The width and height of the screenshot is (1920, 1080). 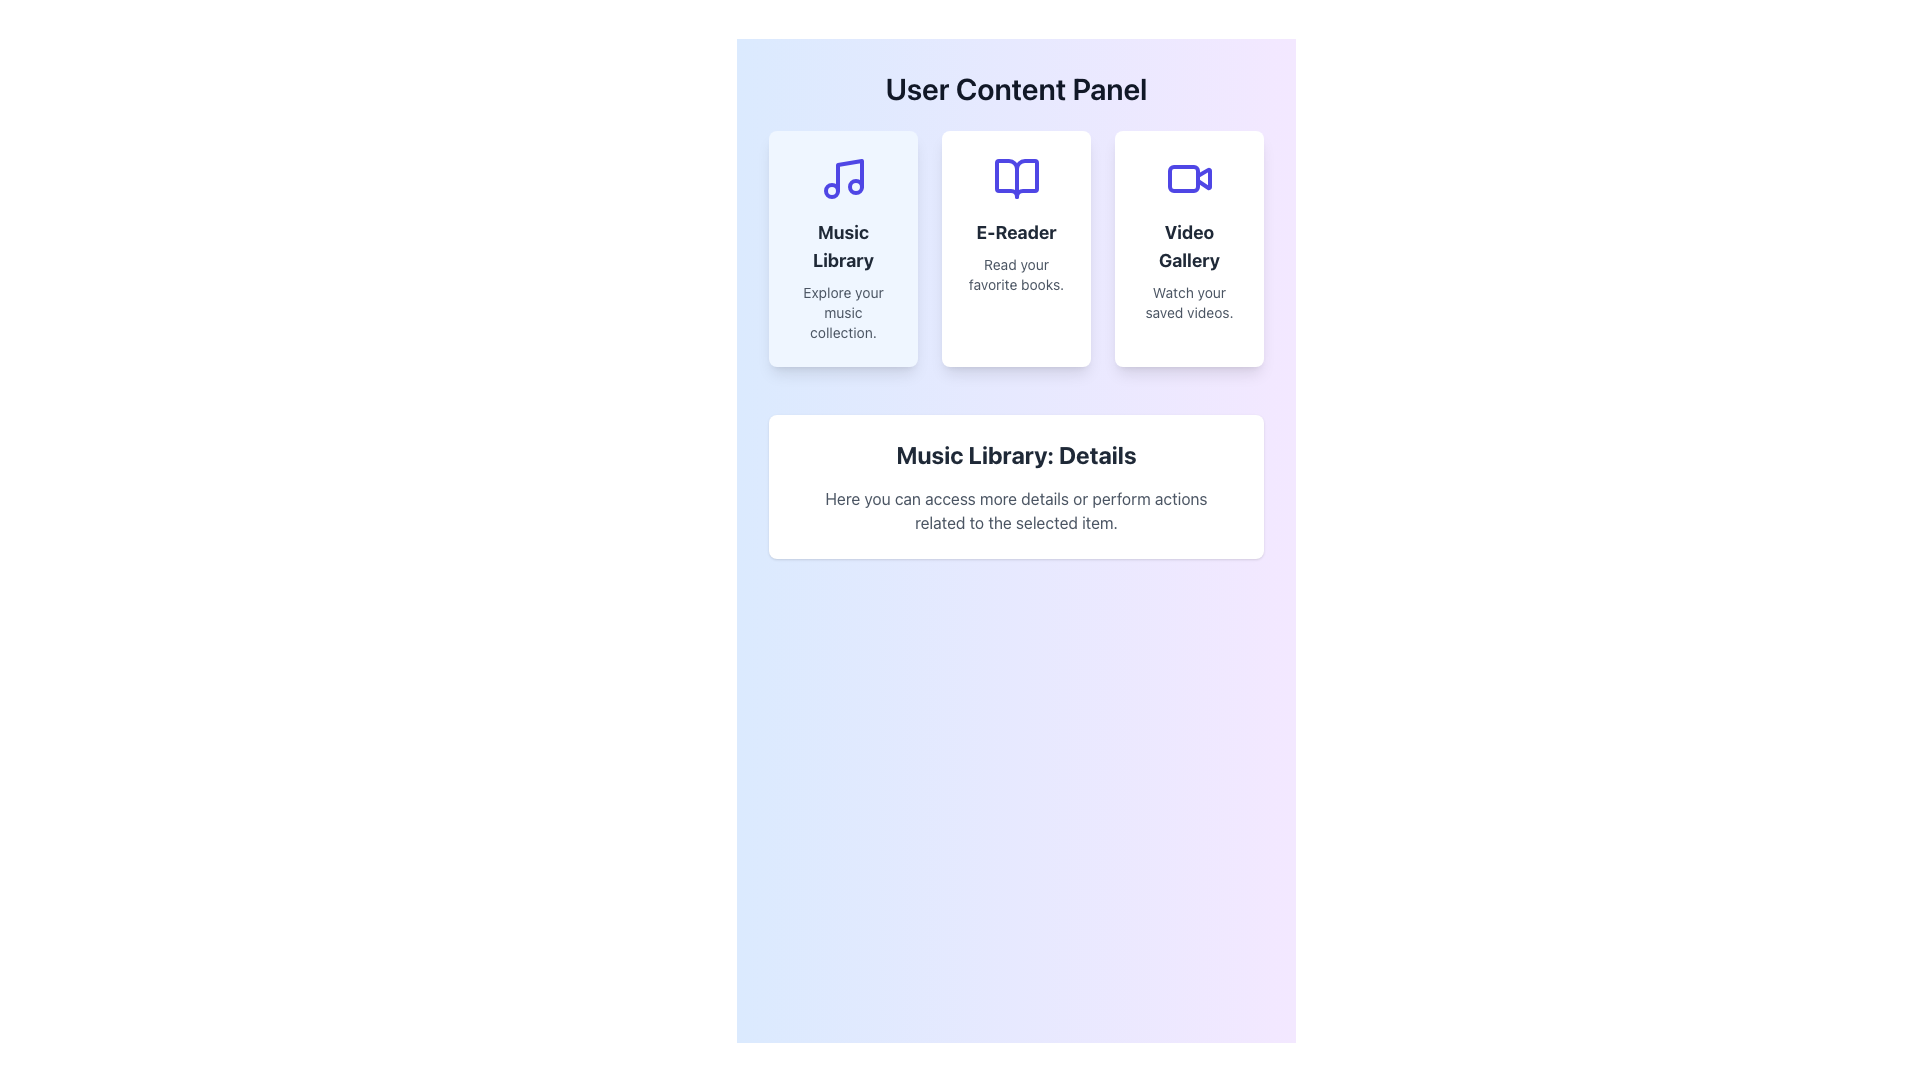 What do you see at coordinates (1016, 177) in the screenshot?
I see `the open book icon located at the top of the middle card in the 'E-Reader' section, which has a blue fill and rounded corners` at bounding box center [1016, 177].